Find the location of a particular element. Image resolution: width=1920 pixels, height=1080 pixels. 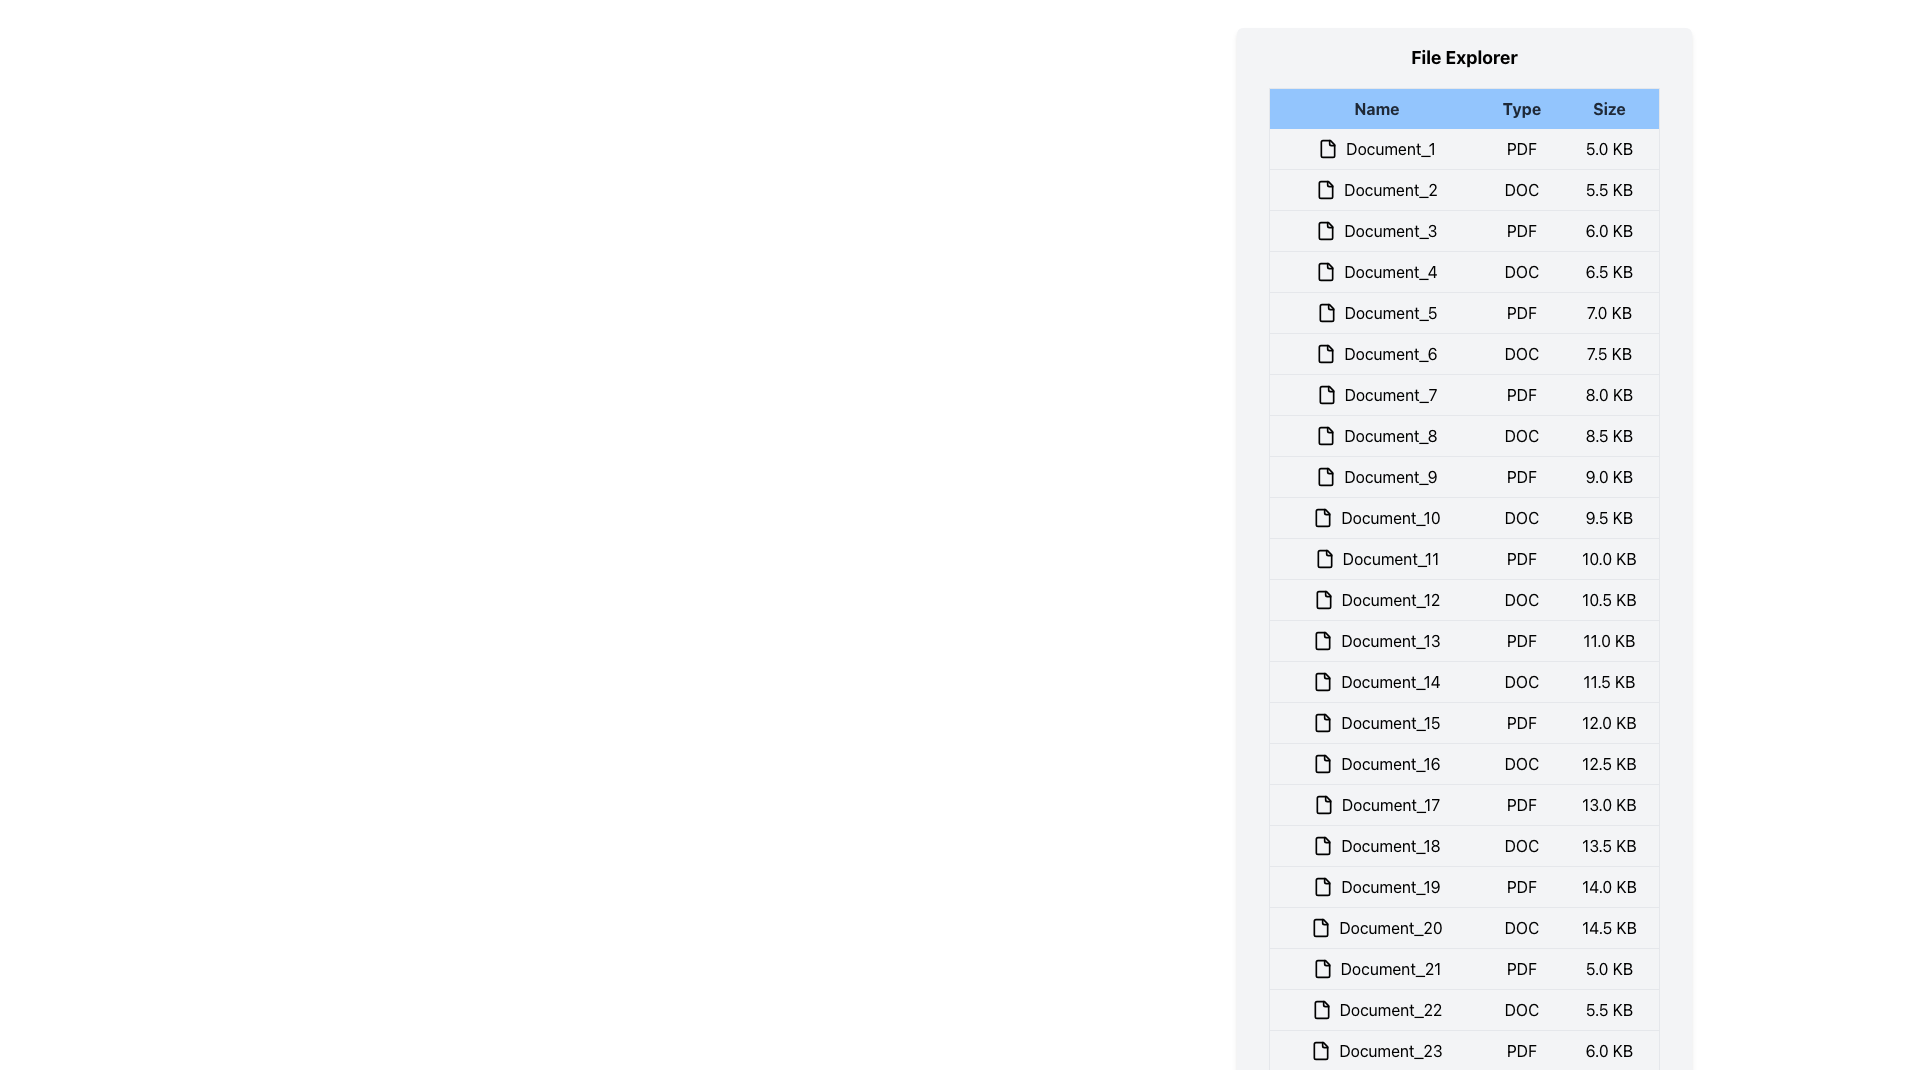

text label displaying '5.0 KB' in the 'Size' column for 'Document_21' in the file explorer interface is located at coordinates (1609, 967).